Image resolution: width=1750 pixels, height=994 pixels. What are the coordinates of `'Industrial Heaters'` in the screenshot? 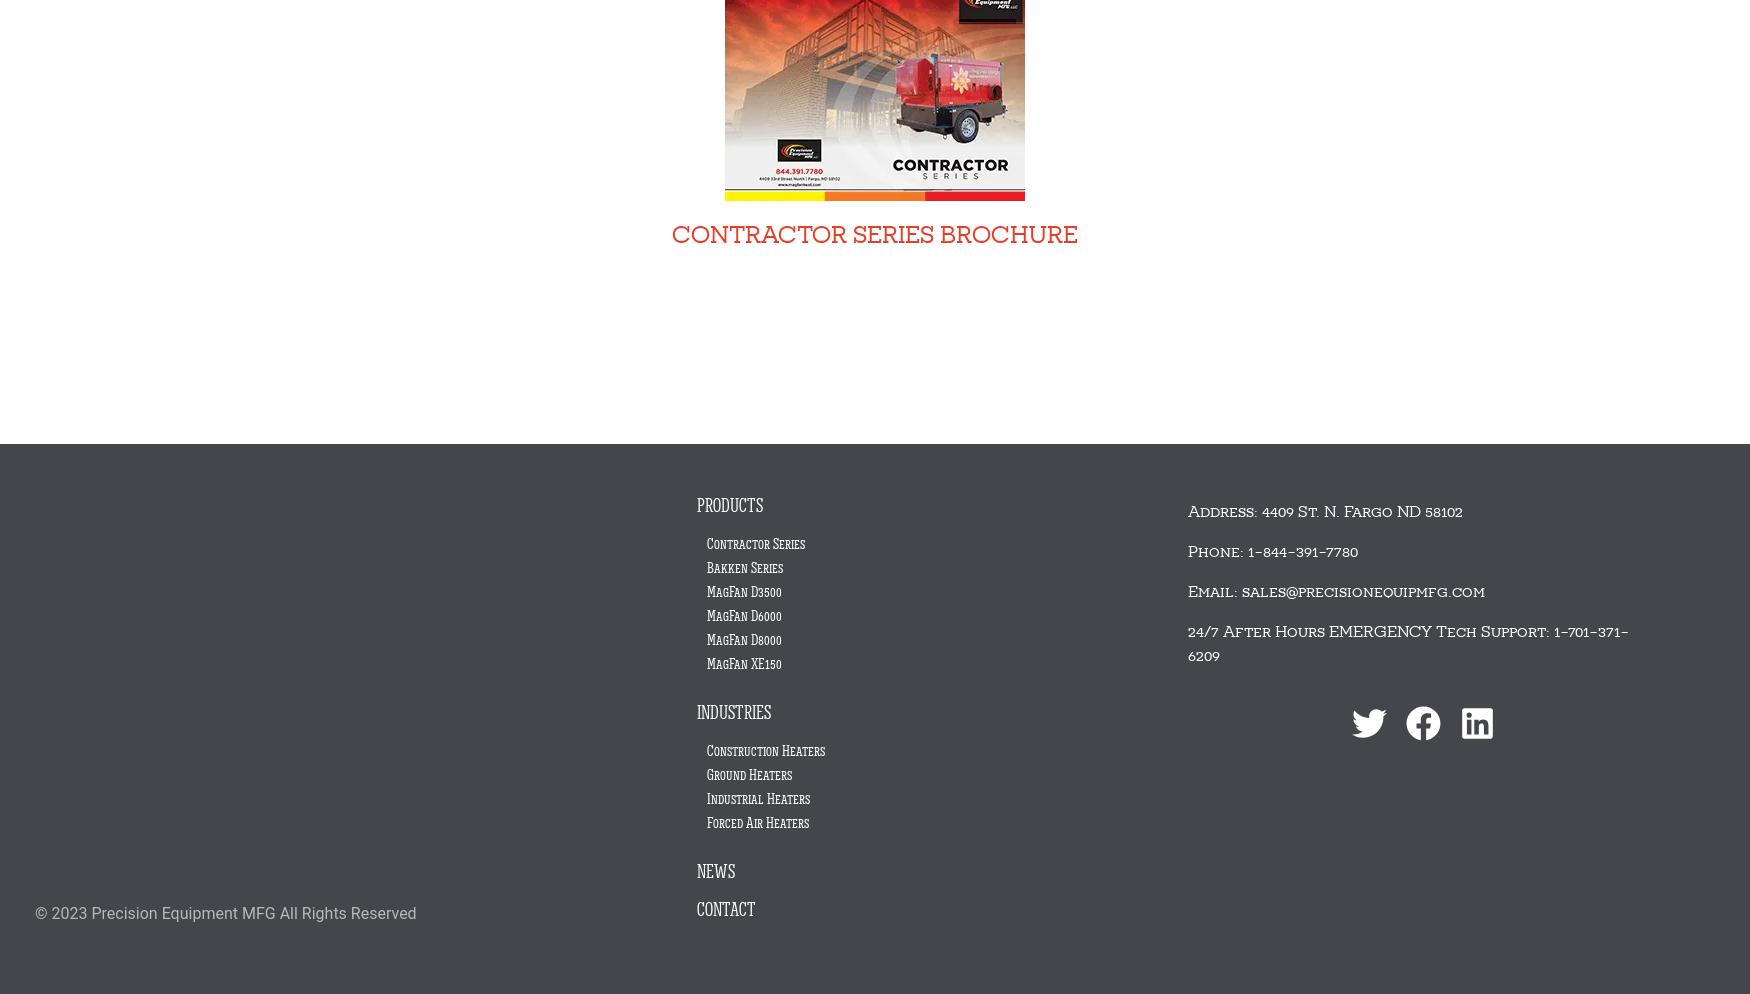 It's located at (757, 798).